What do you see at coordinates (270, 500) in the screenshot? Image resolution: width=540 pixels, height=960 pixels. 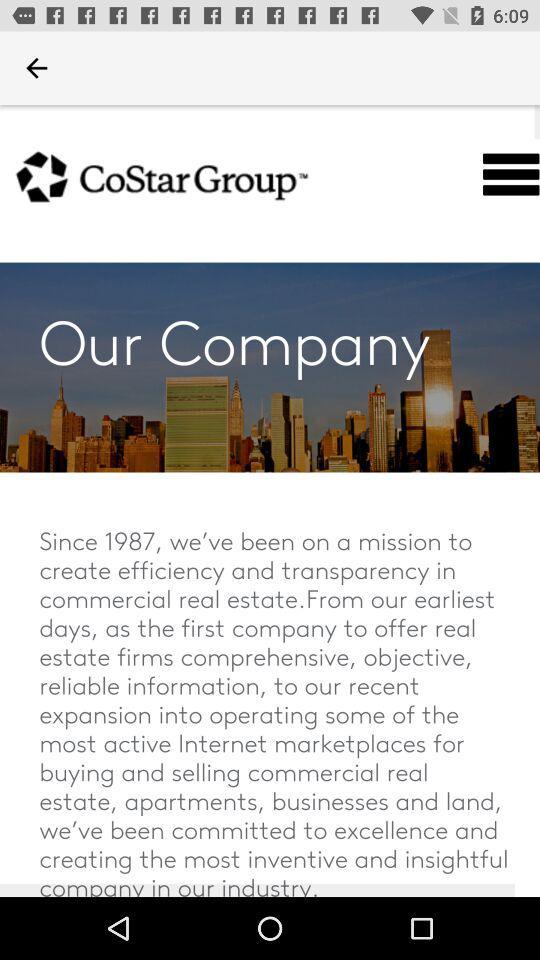 I see `company info` at bounding box center [270, 500].